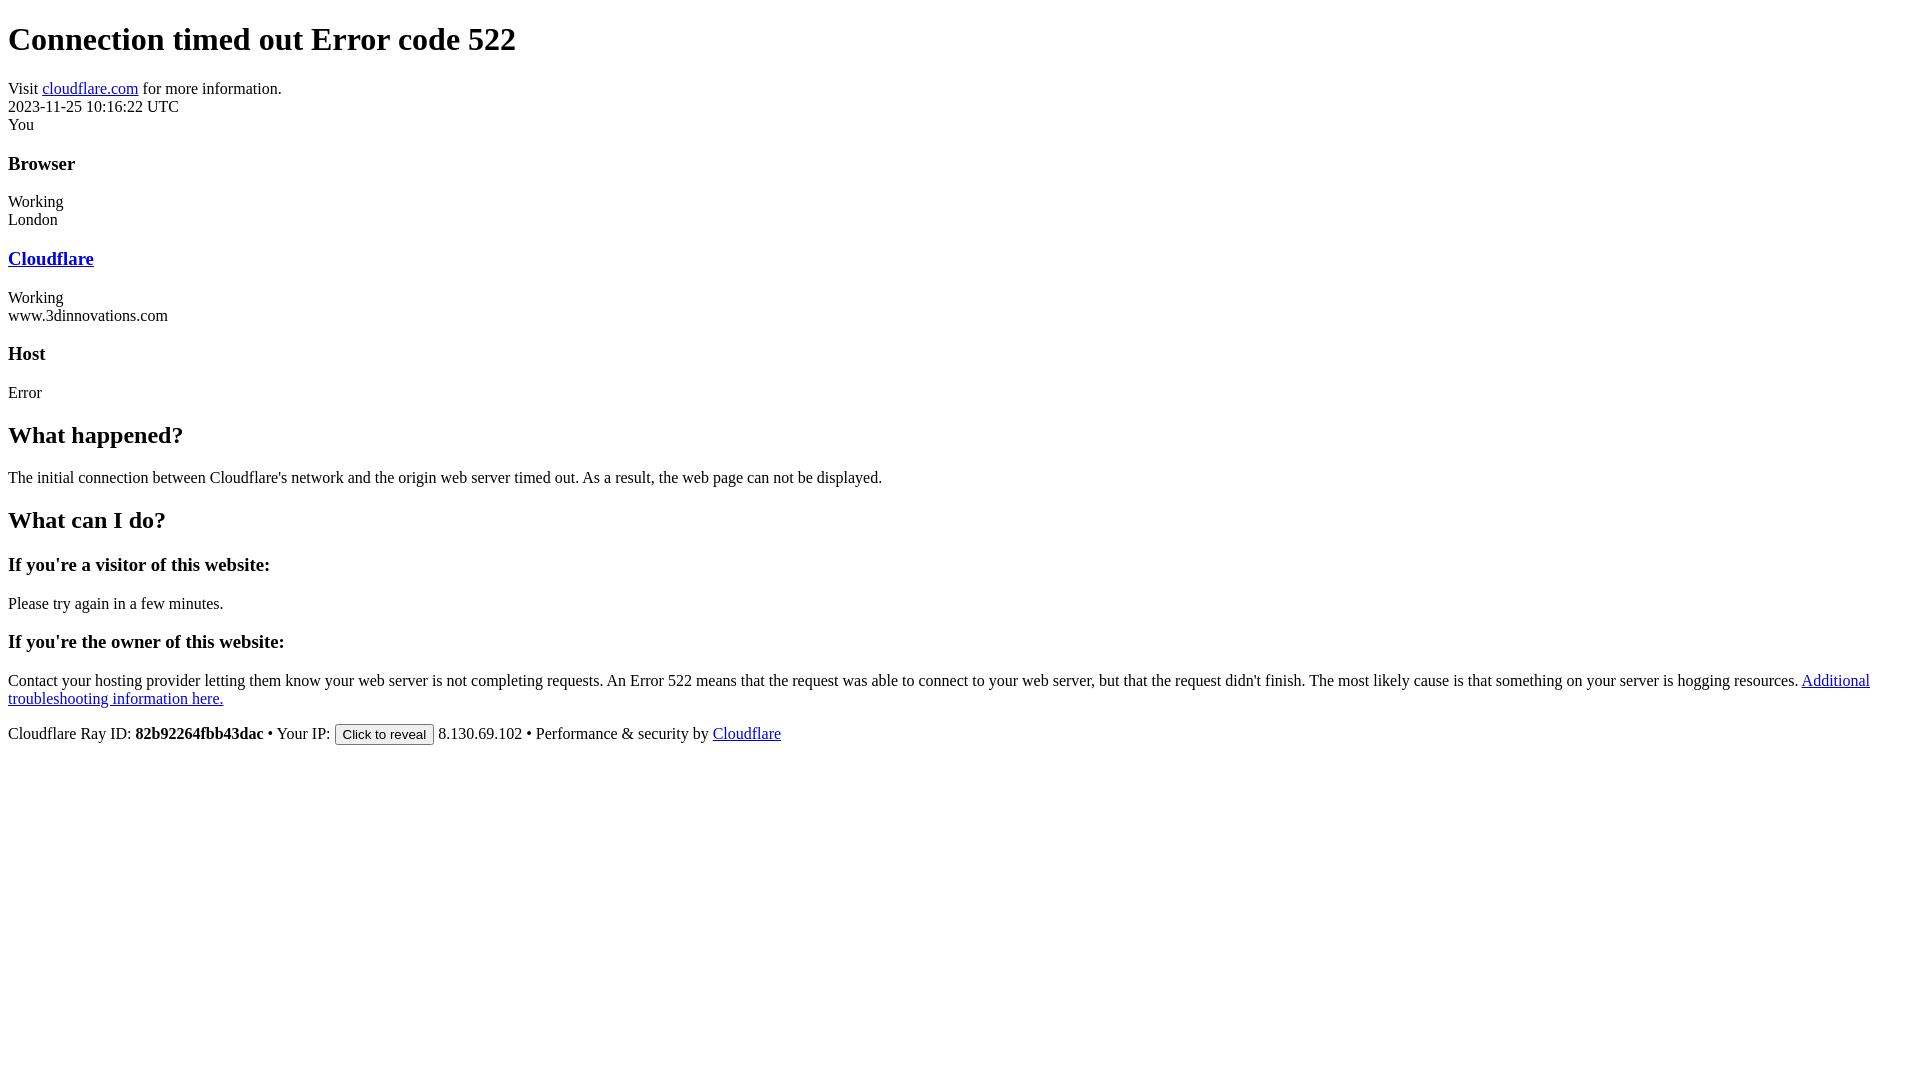 The height and width of the screenshot is (1080, 1920). Describe the element at coordinates (89, 87) in the screenshot. I see `'cloudflare.com'` at that location.